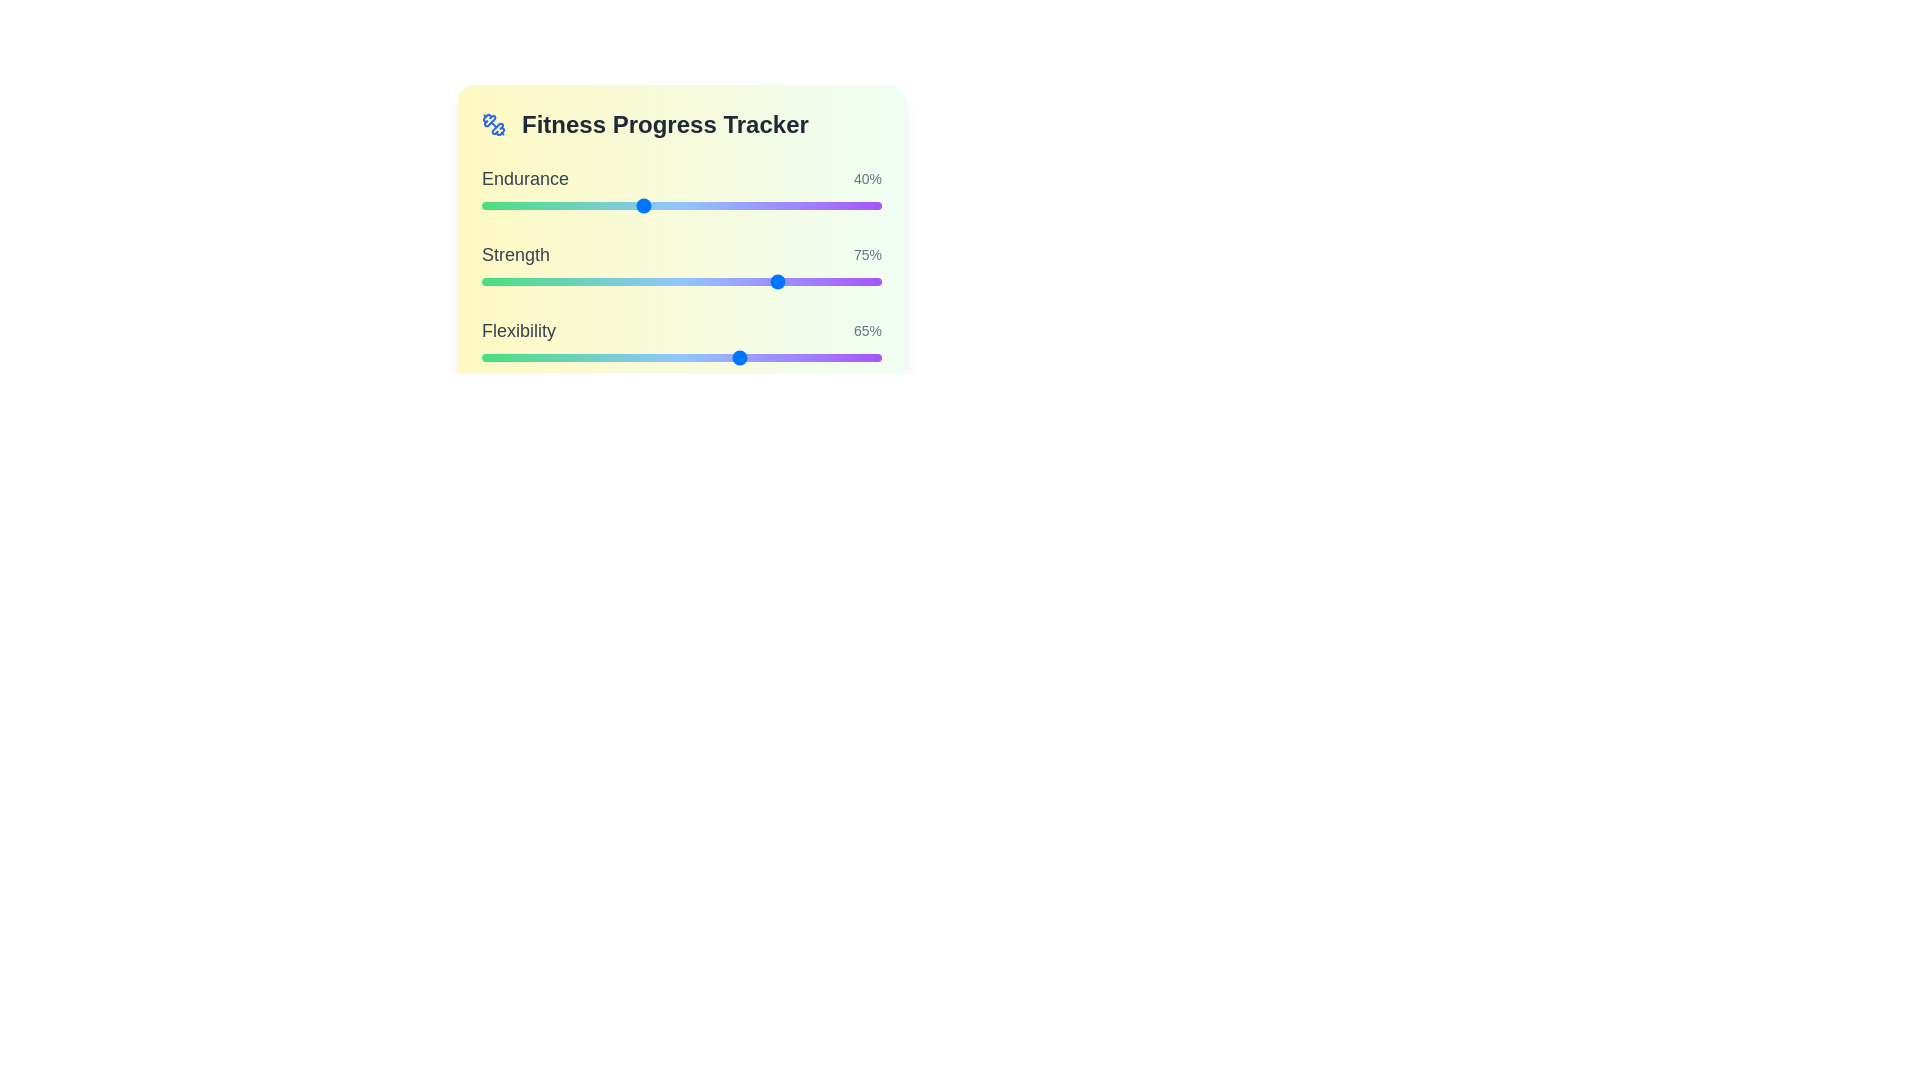 The width and height of the screenshot is (1920, 1080). I want to click on the 'Endurance' label in the Fitness Progress Tracker widget, which is positioned to the left of the progress bar and above the percentage value '40%', so click(525, 177).